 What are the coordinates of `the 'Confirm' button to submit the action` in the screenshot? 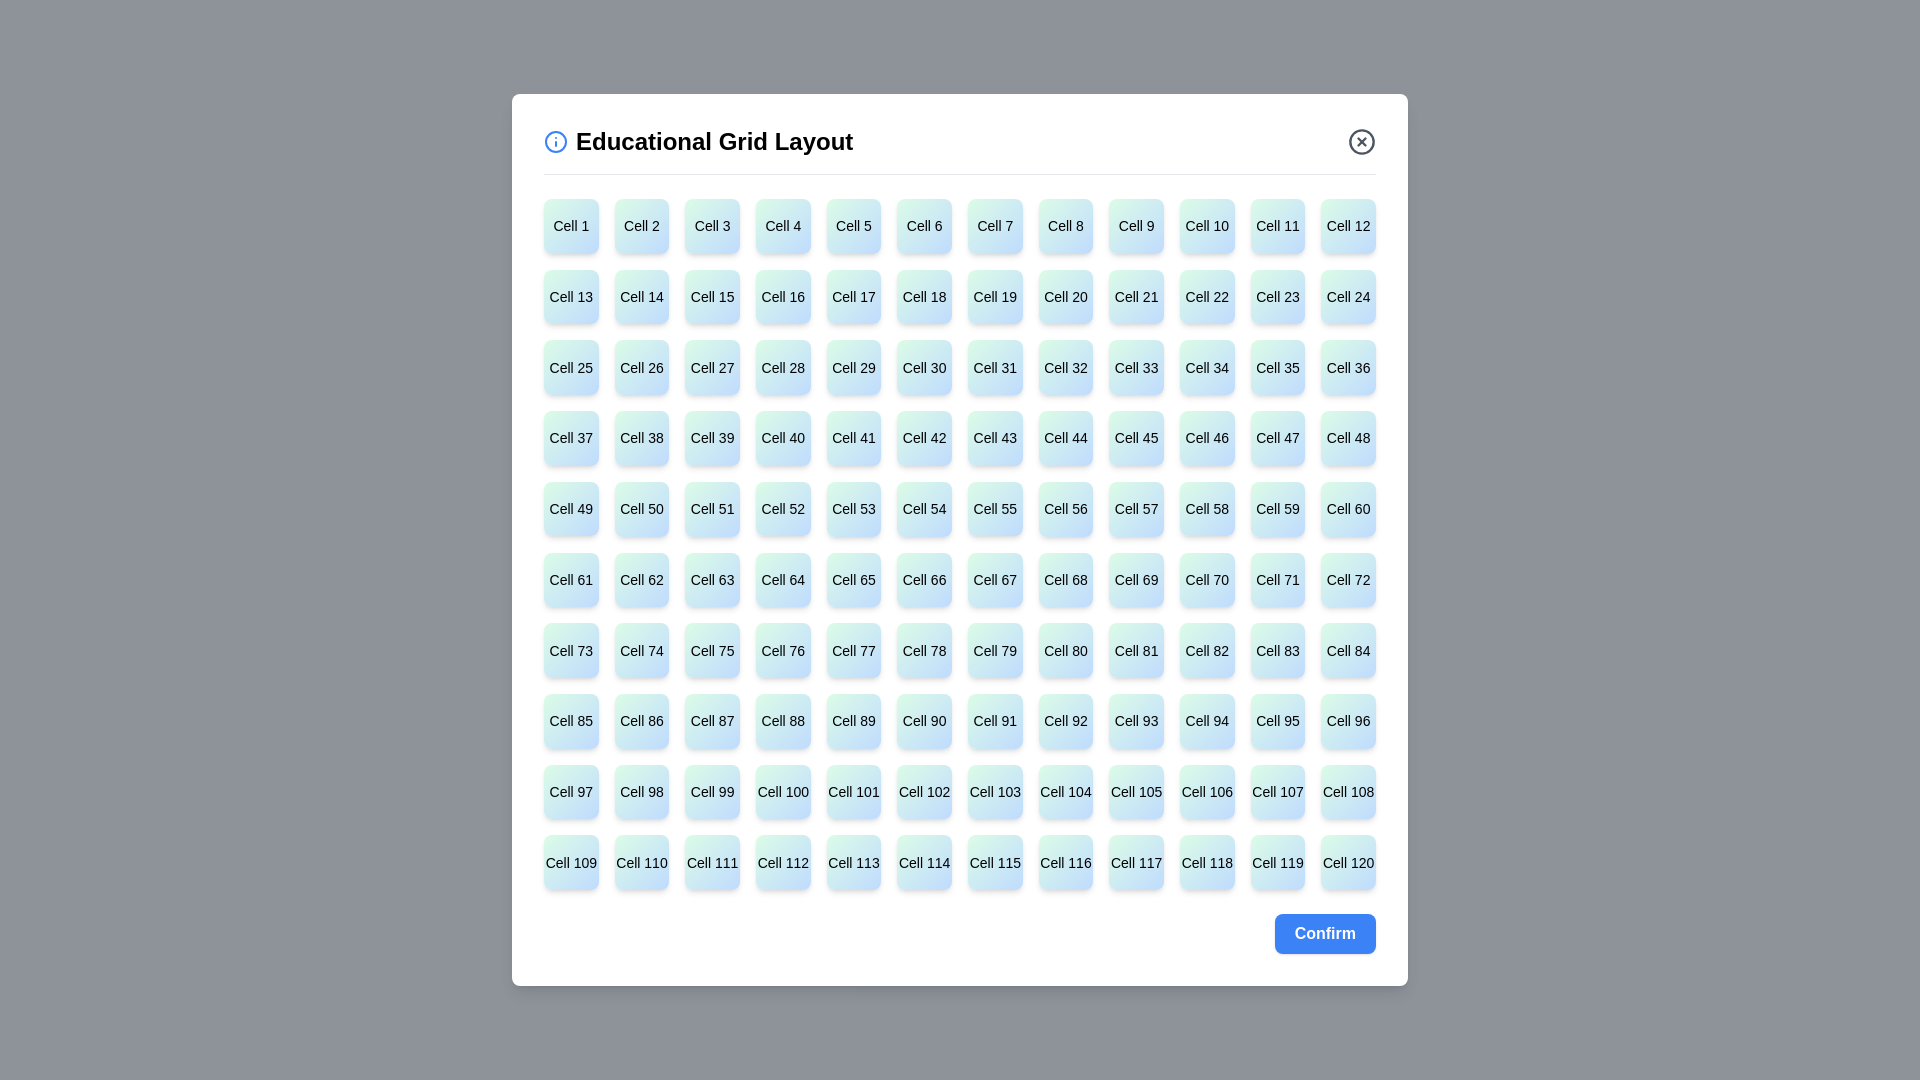 It's located at (1324, 933).